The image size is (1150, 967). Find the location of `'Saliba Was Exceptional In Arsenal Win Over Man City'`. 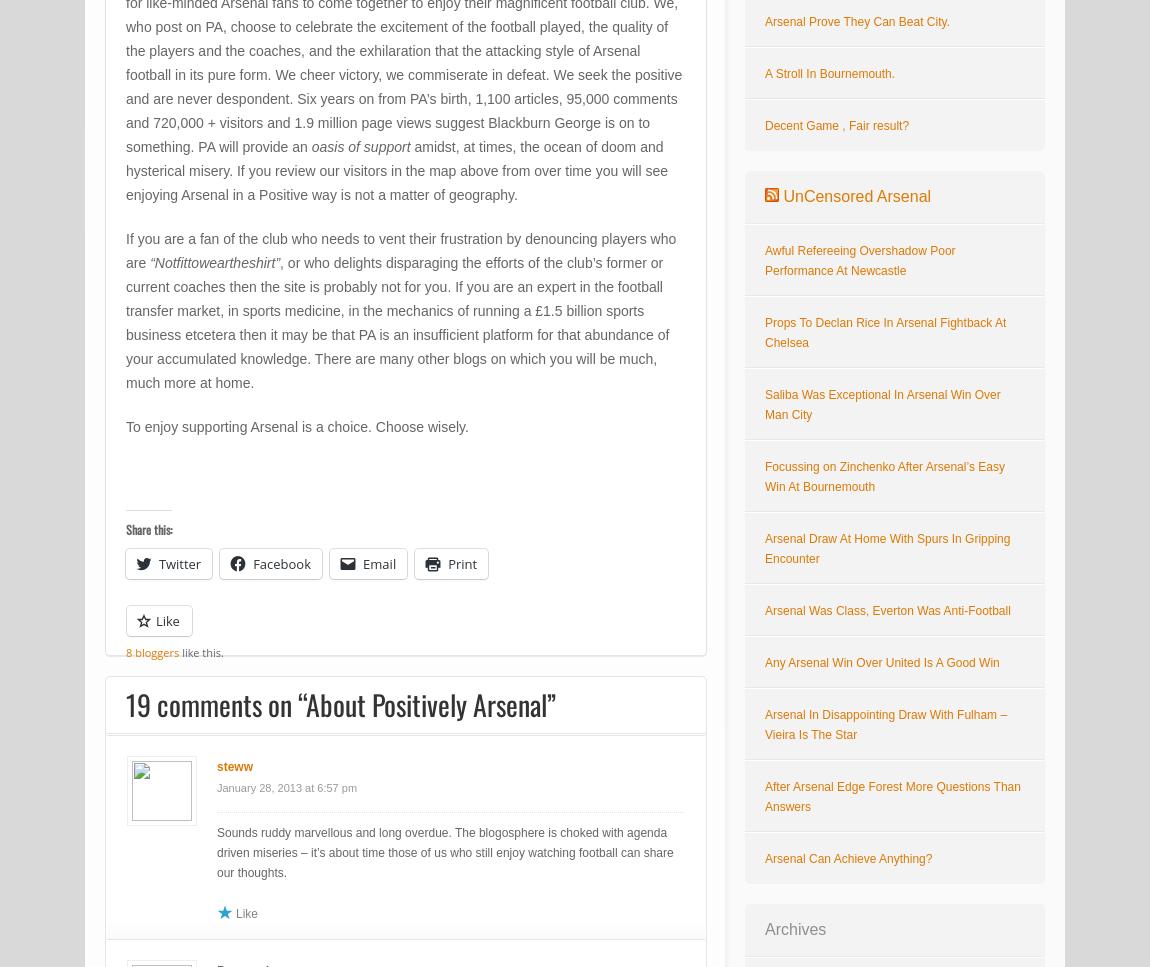

'Saliba Was Exceptional In Arsenal Win Over Man City' is located at coordinates (882, 404).